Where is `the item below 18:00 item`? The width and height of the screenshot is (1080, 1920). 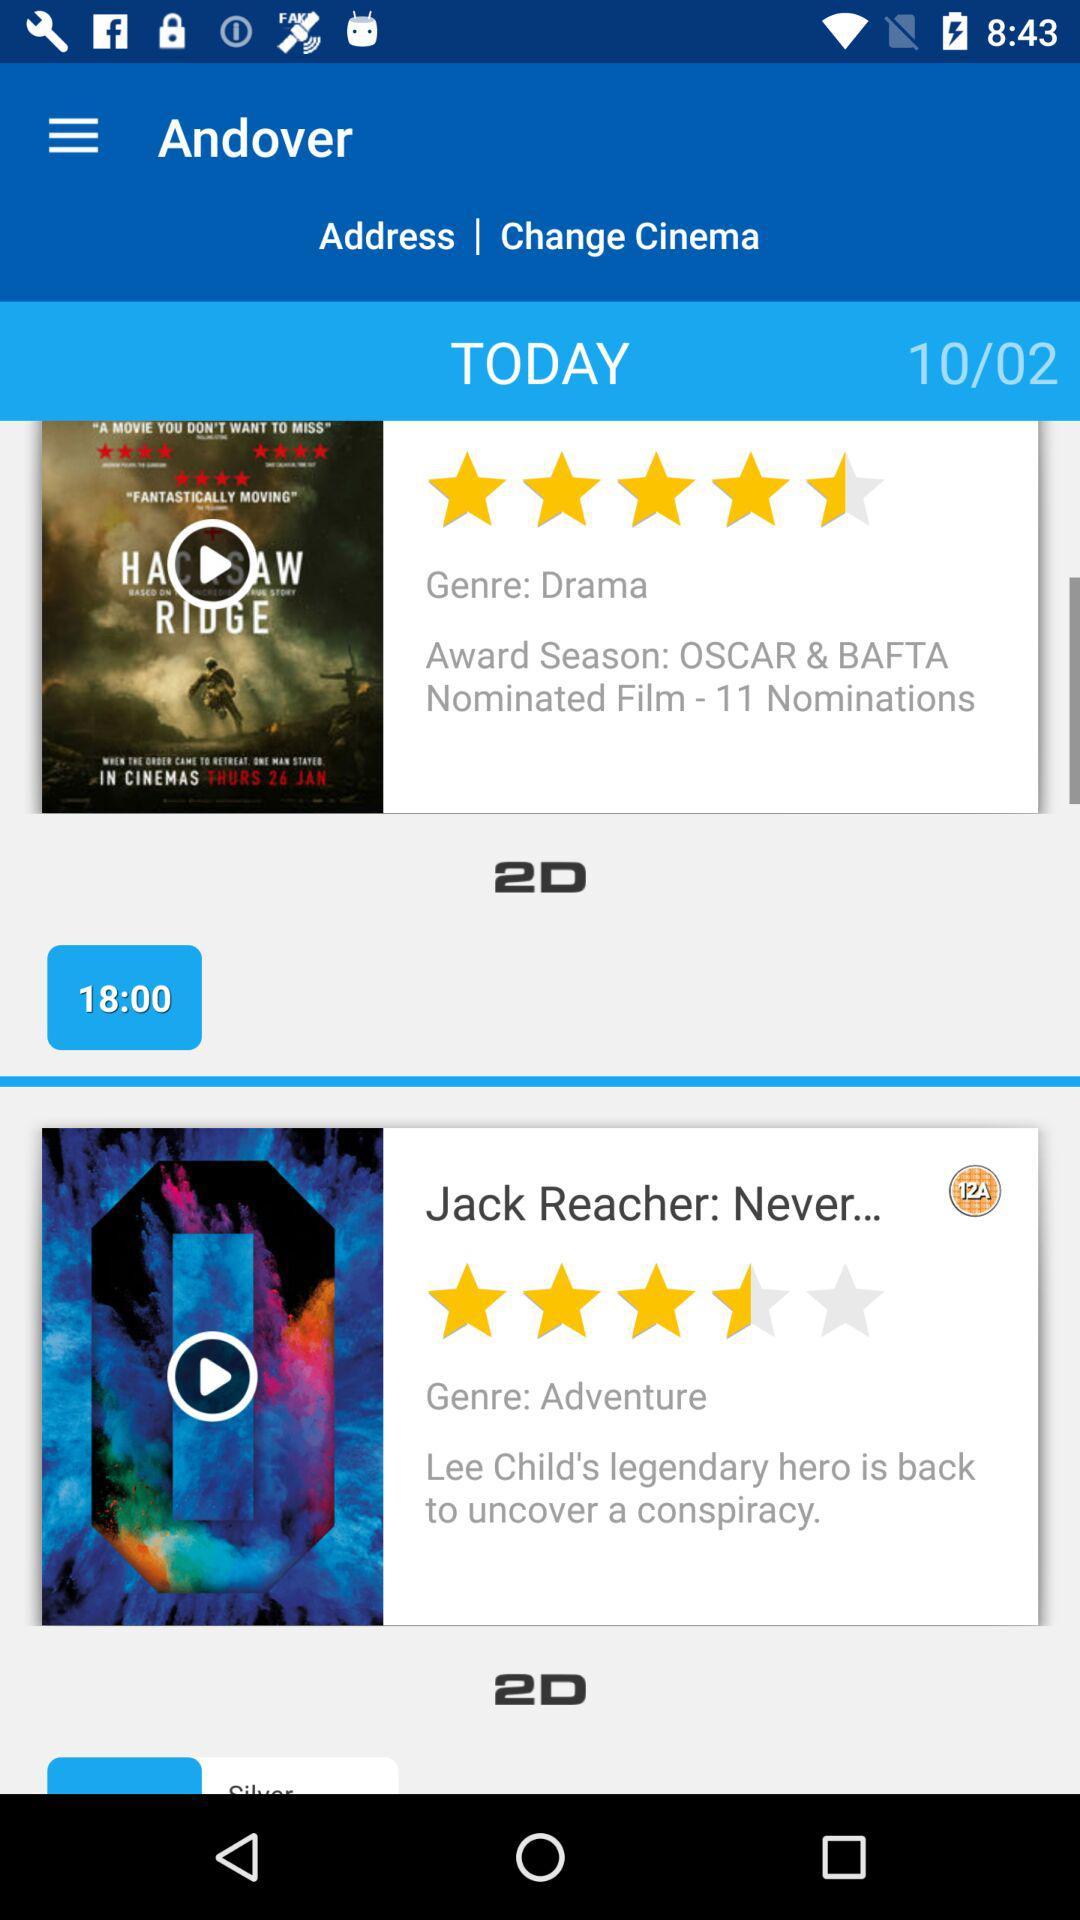
the item below 18:00 item is located at coordinates (540, 1080).